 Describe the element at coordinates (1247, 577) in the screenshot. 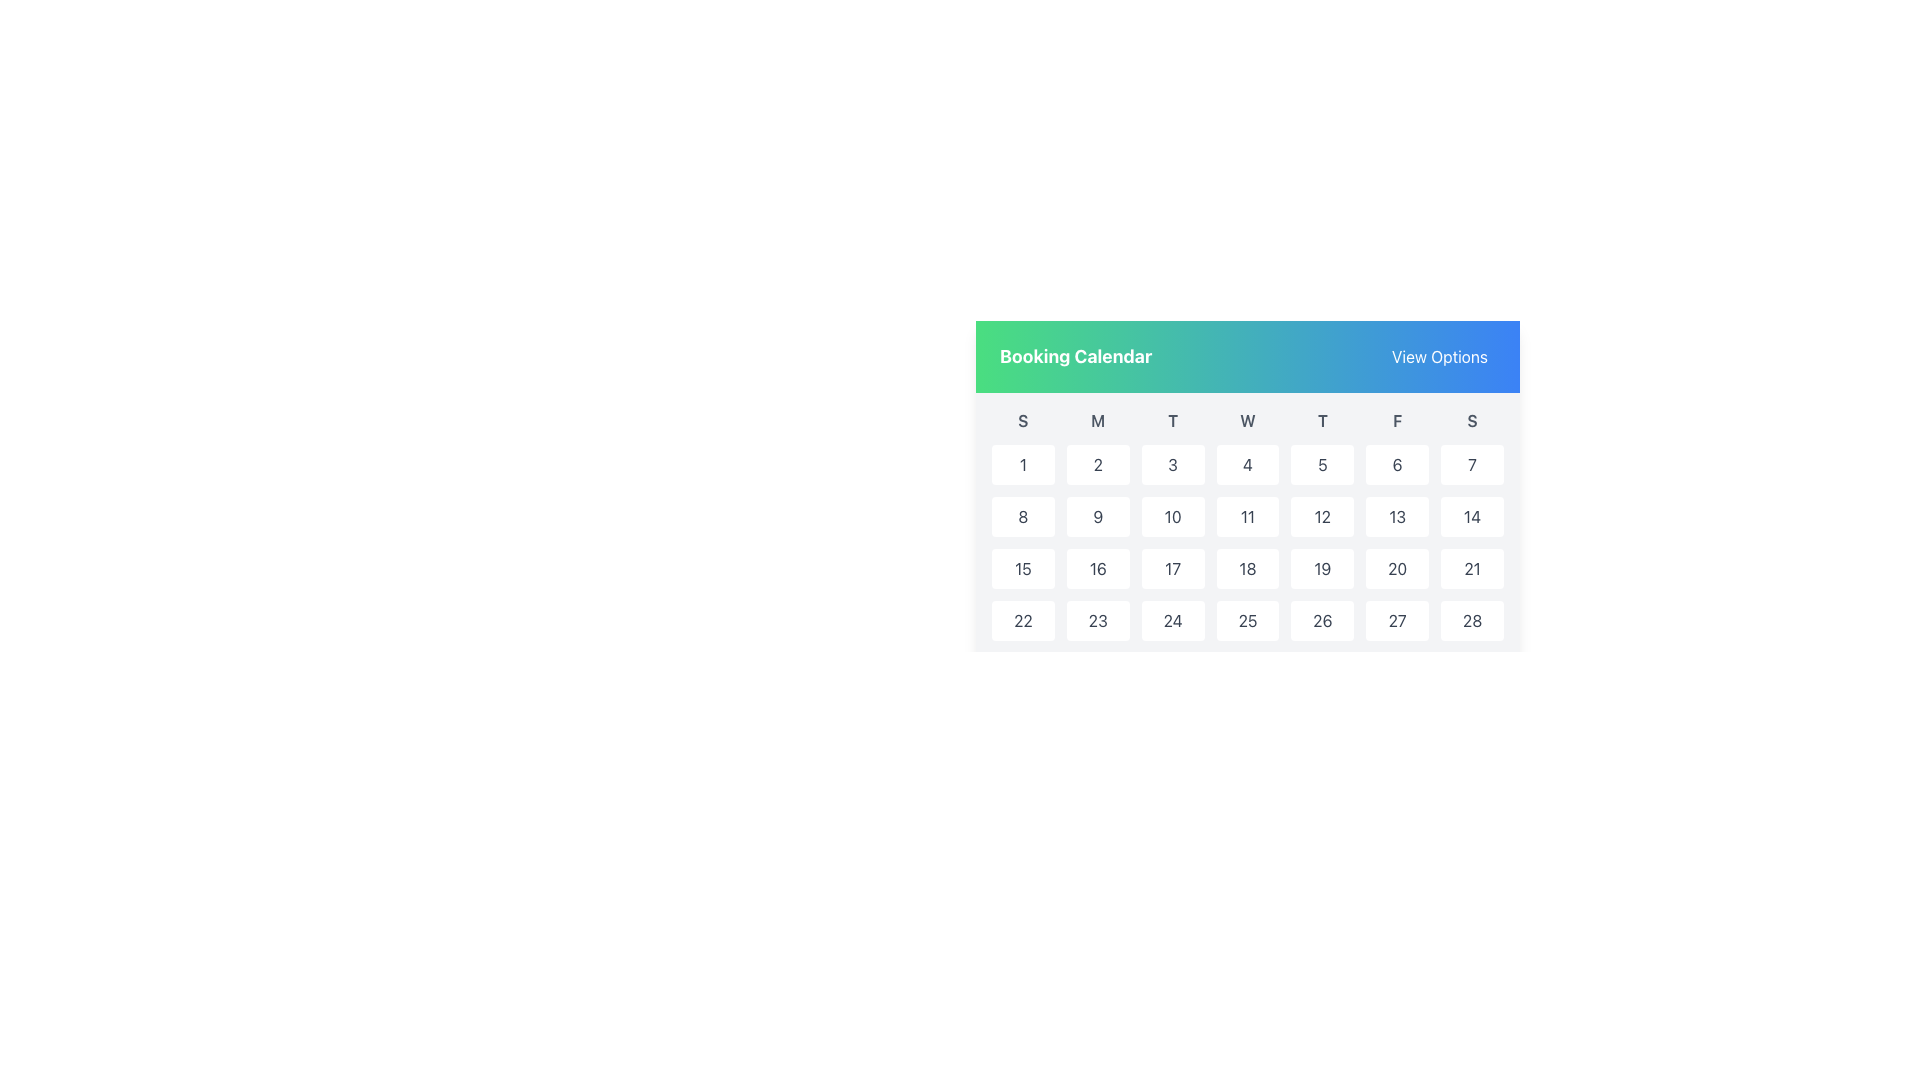

I see `a specific day in the Calendar Grid located just below the 'Booking Calendar' header, which has a light gray background and white day tiles` at that location.